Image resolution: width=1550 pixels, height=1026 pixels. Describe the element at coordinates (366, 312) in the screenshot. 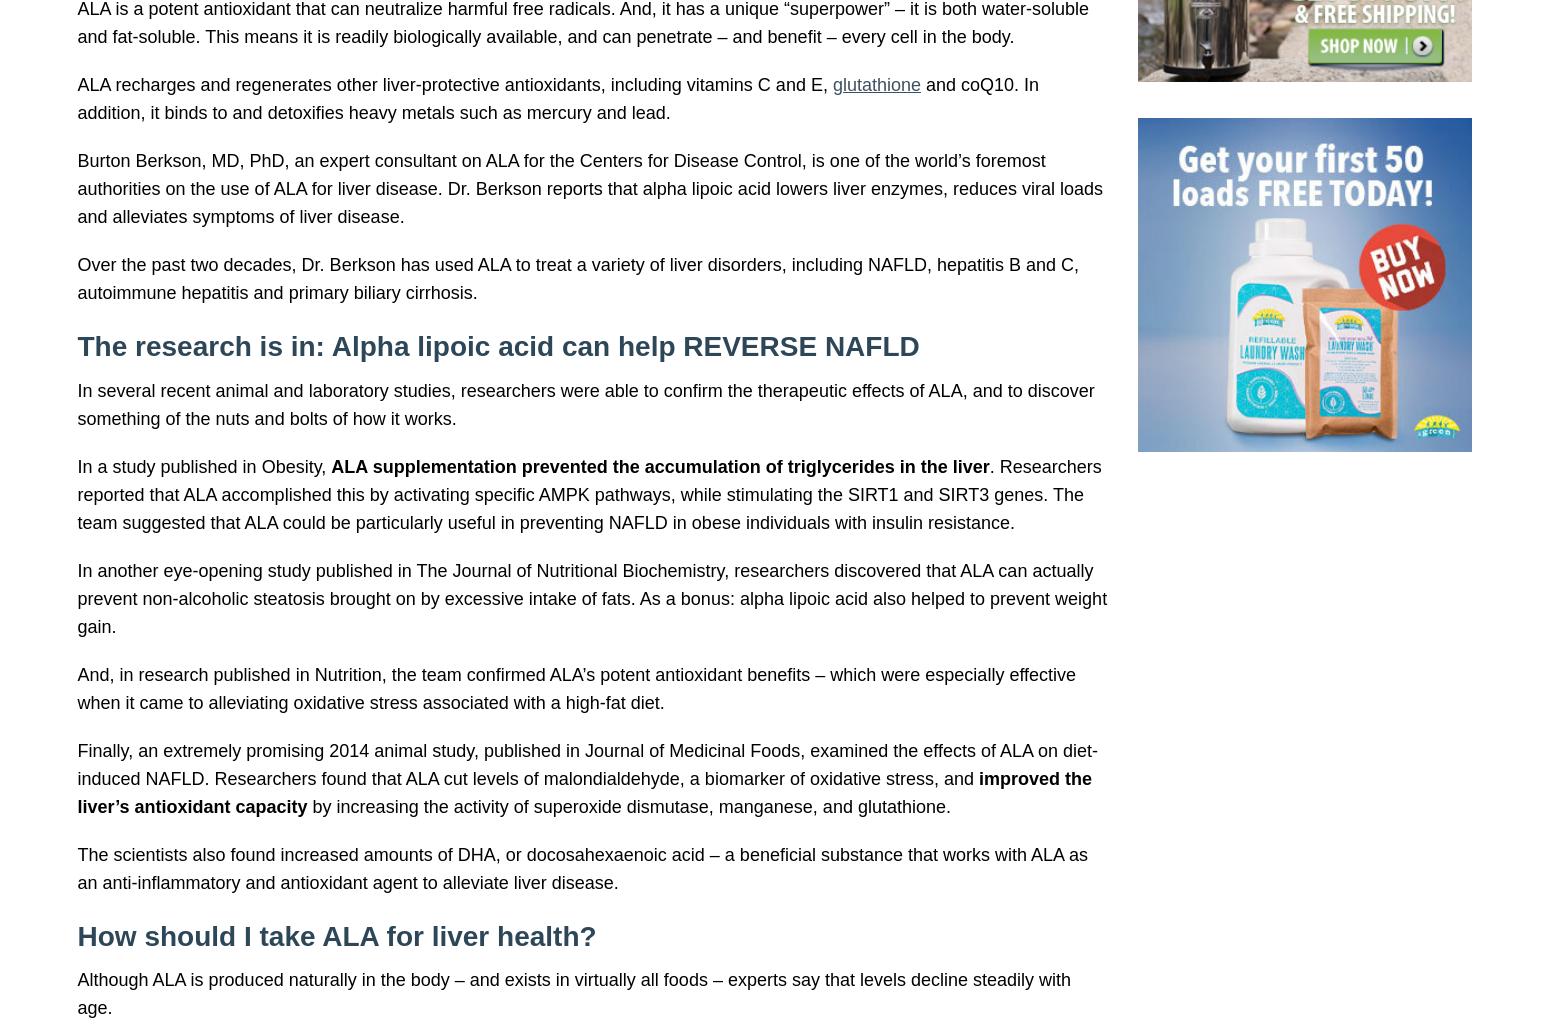

I see `'can the above protocol'` at that location.